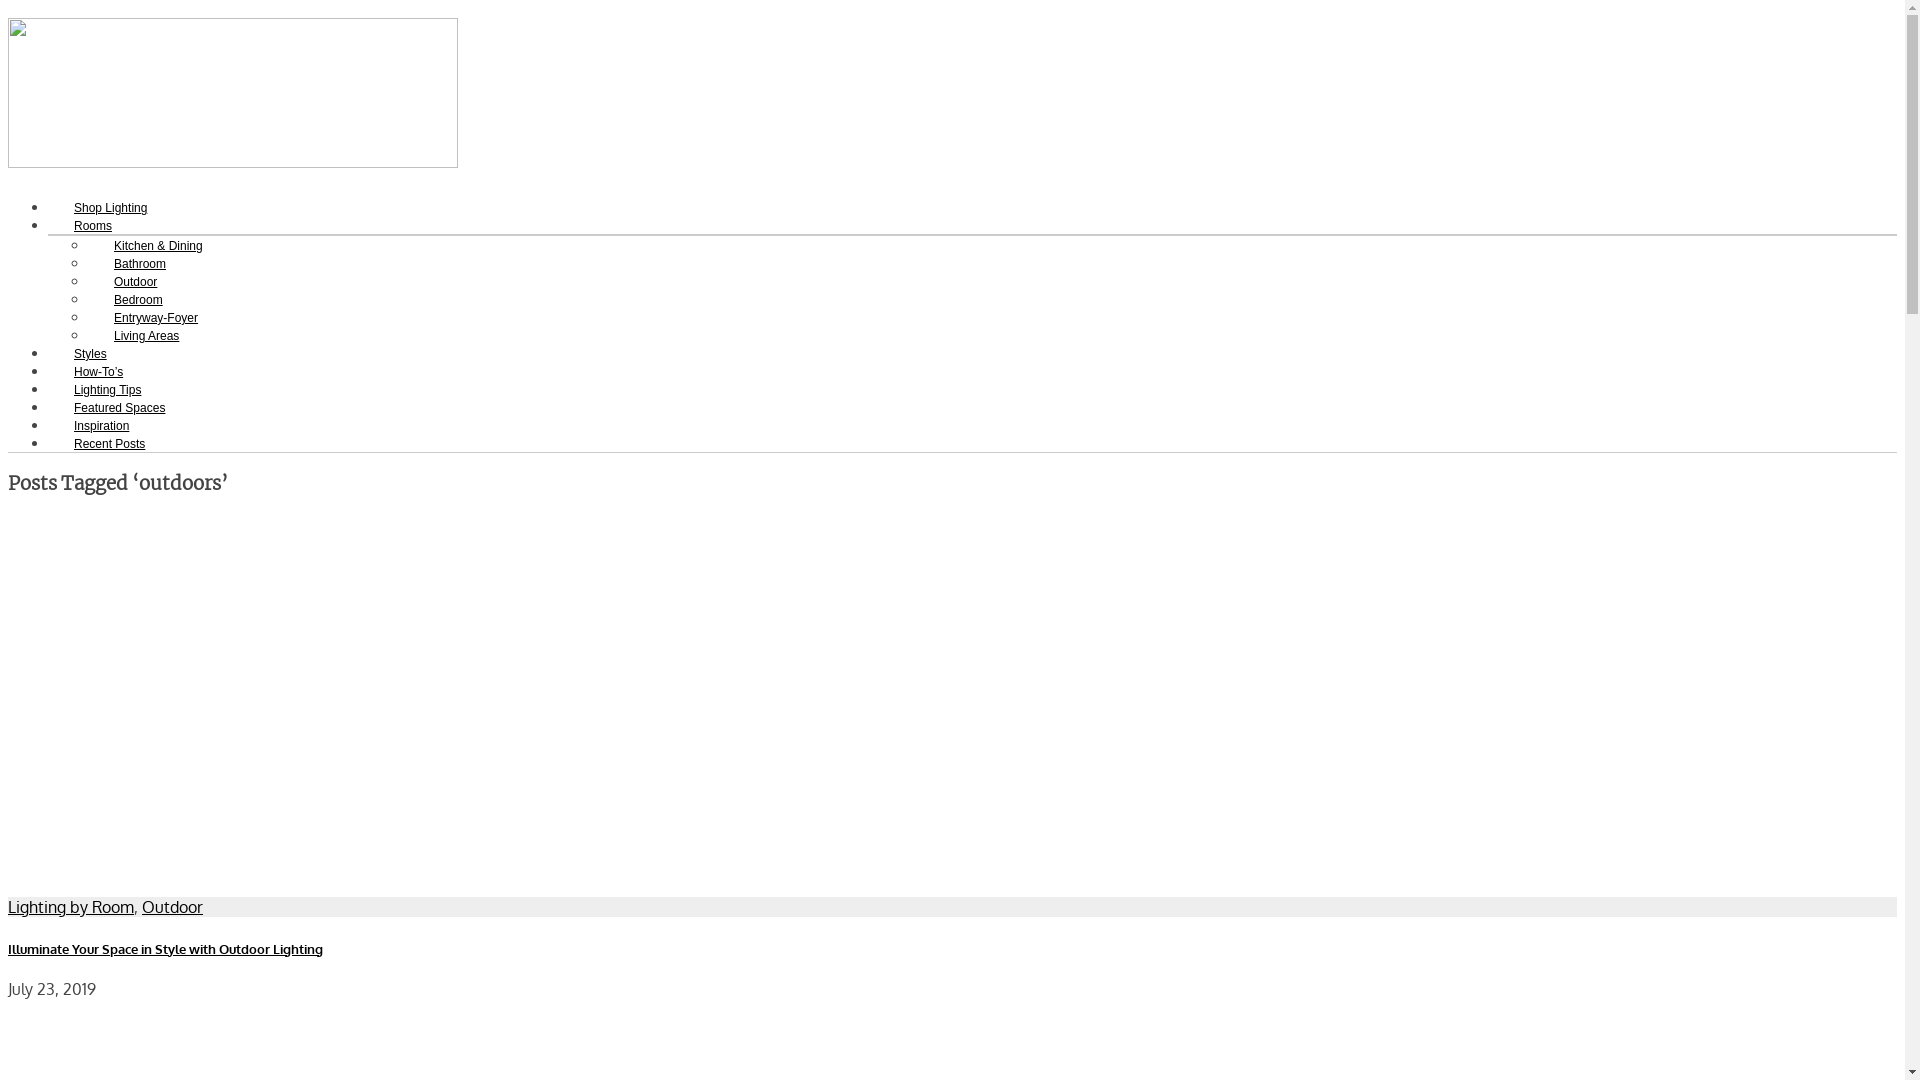 The height and width of the screenshot is (1080, 1920). What do you see at coordinates (71, 906) in the screenshot?
I see `'Lighting by Room'` at bounding box center [71, 906].